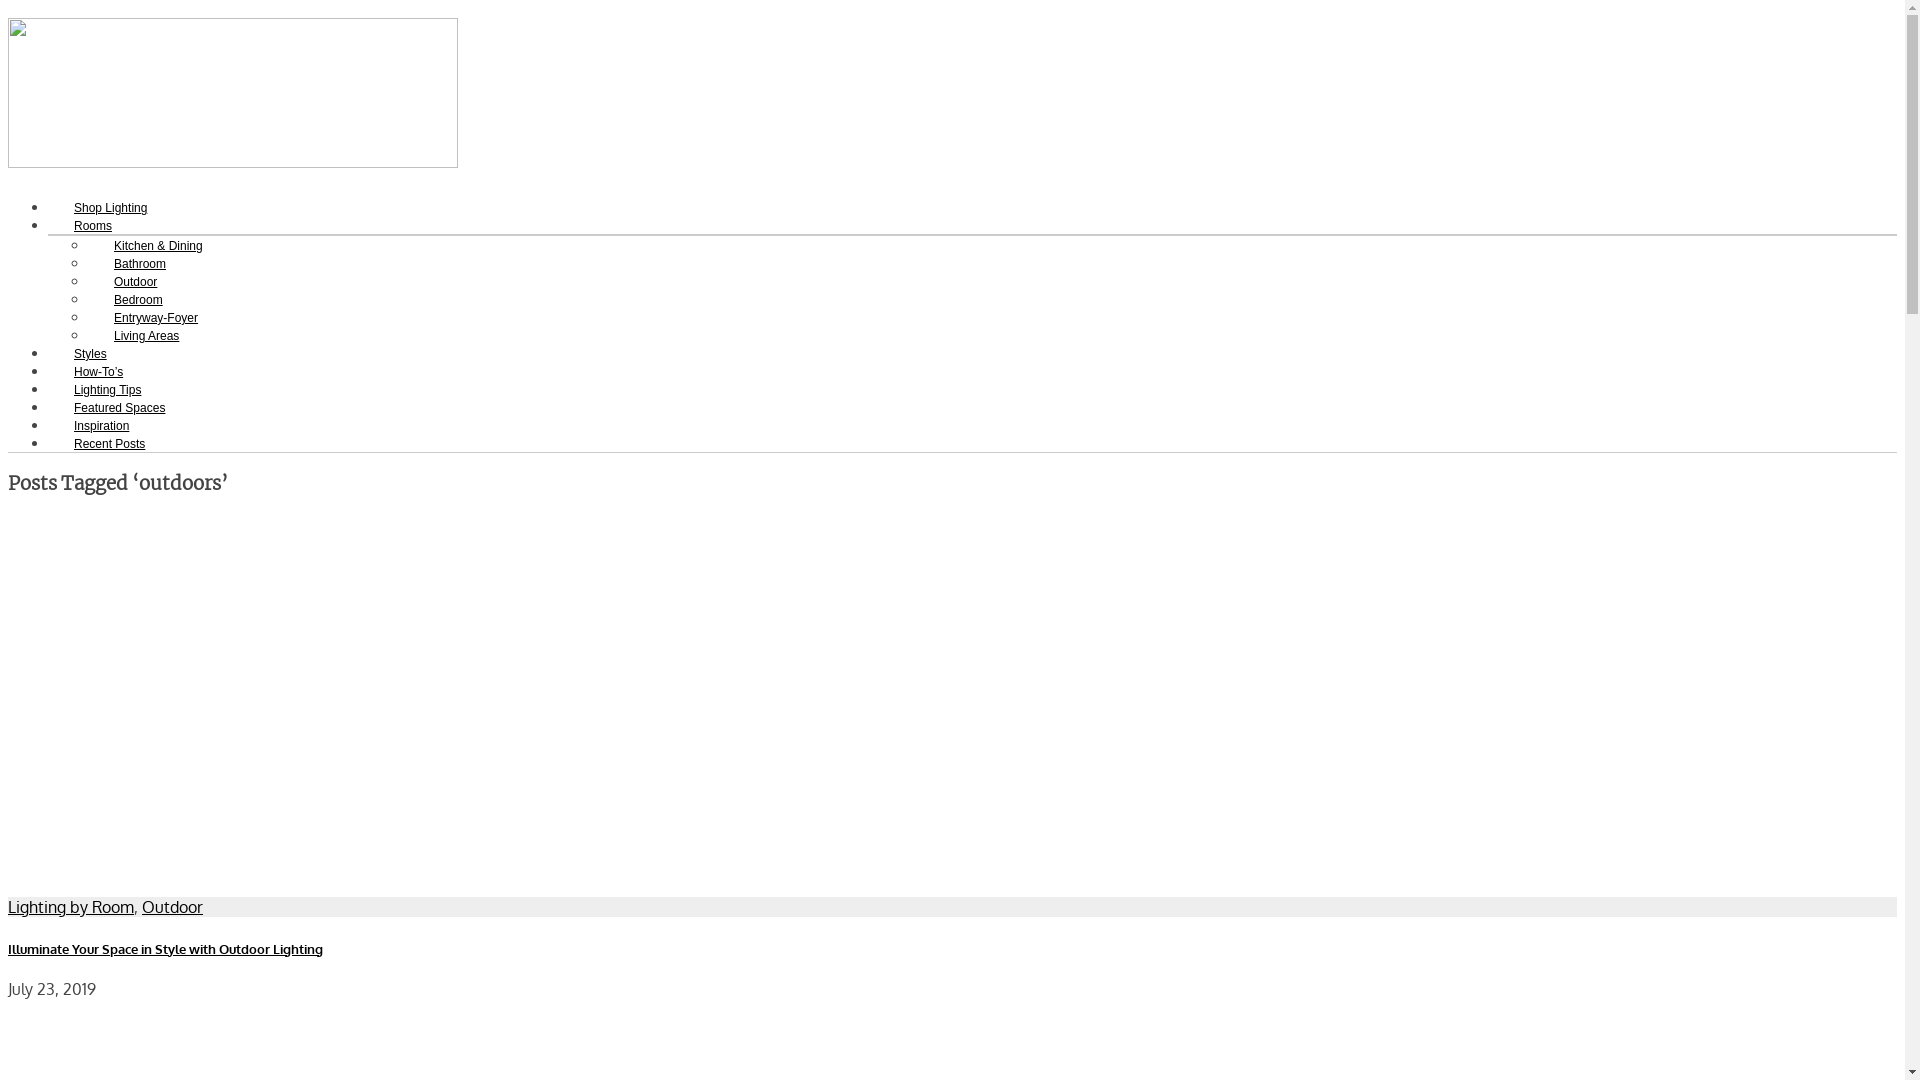 The height and width of the screenshot is (1080, 1920). What do you see at coordinates (71, 906) in the screenshot?
I see `'Lighting by Room'` at bounding box center [71, 906].